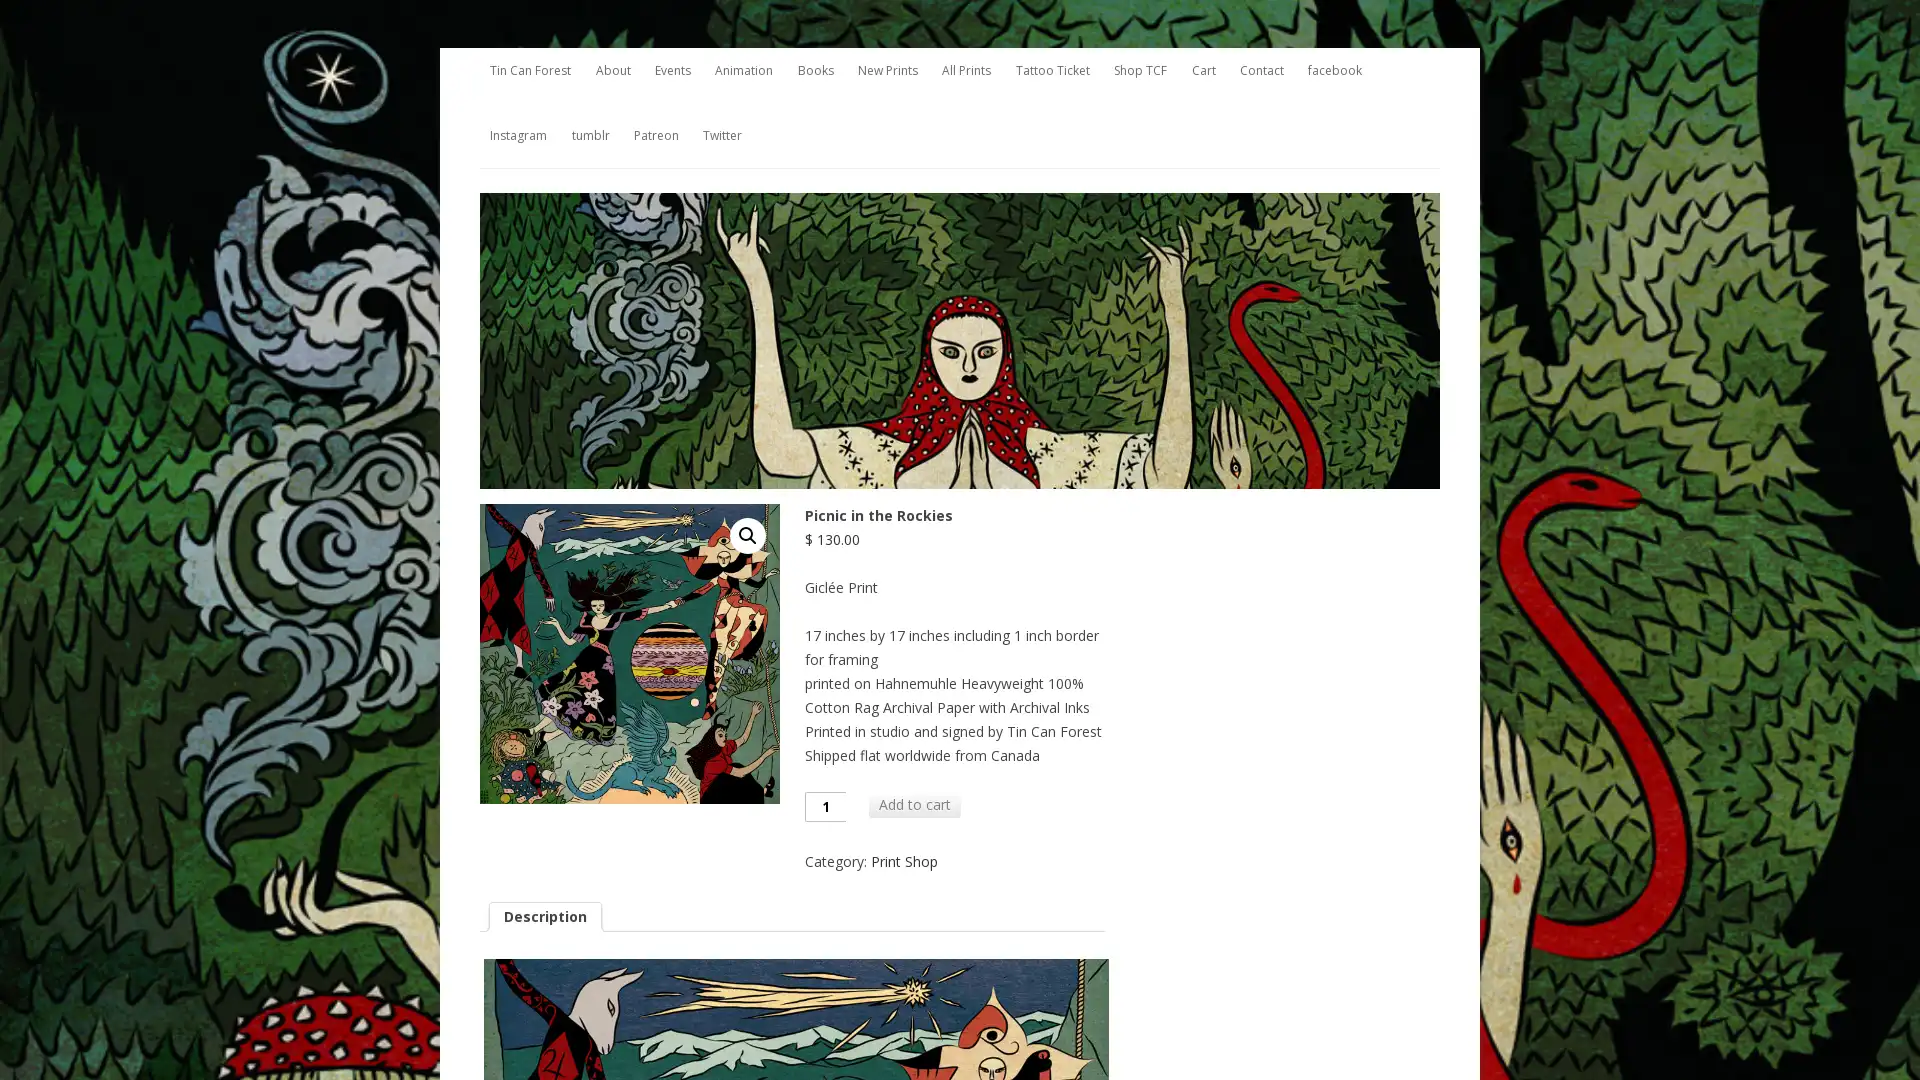  I want to click on Add to cart, so click(914, 802).